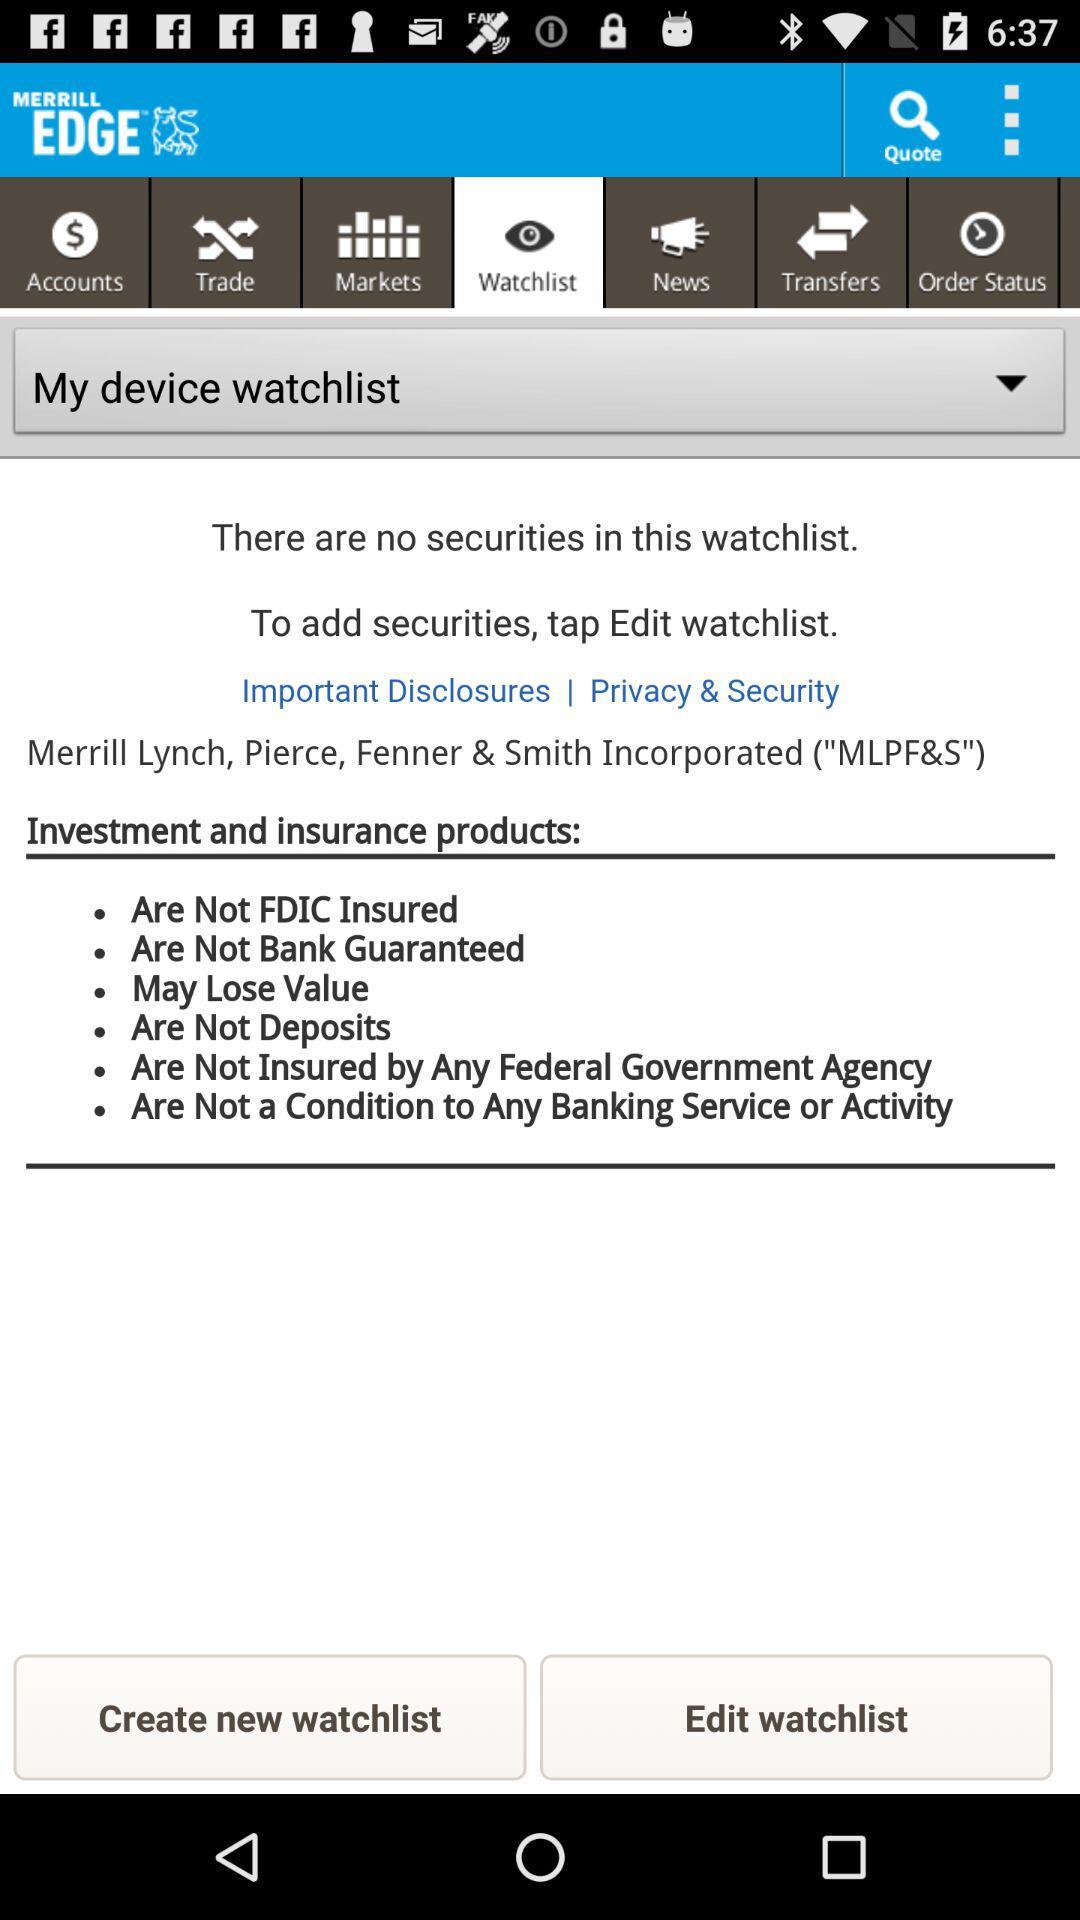  What do you see at coordinates (527, 258) in the screenshot?
I see `the visibility icon` at bounding box center [527, 258].